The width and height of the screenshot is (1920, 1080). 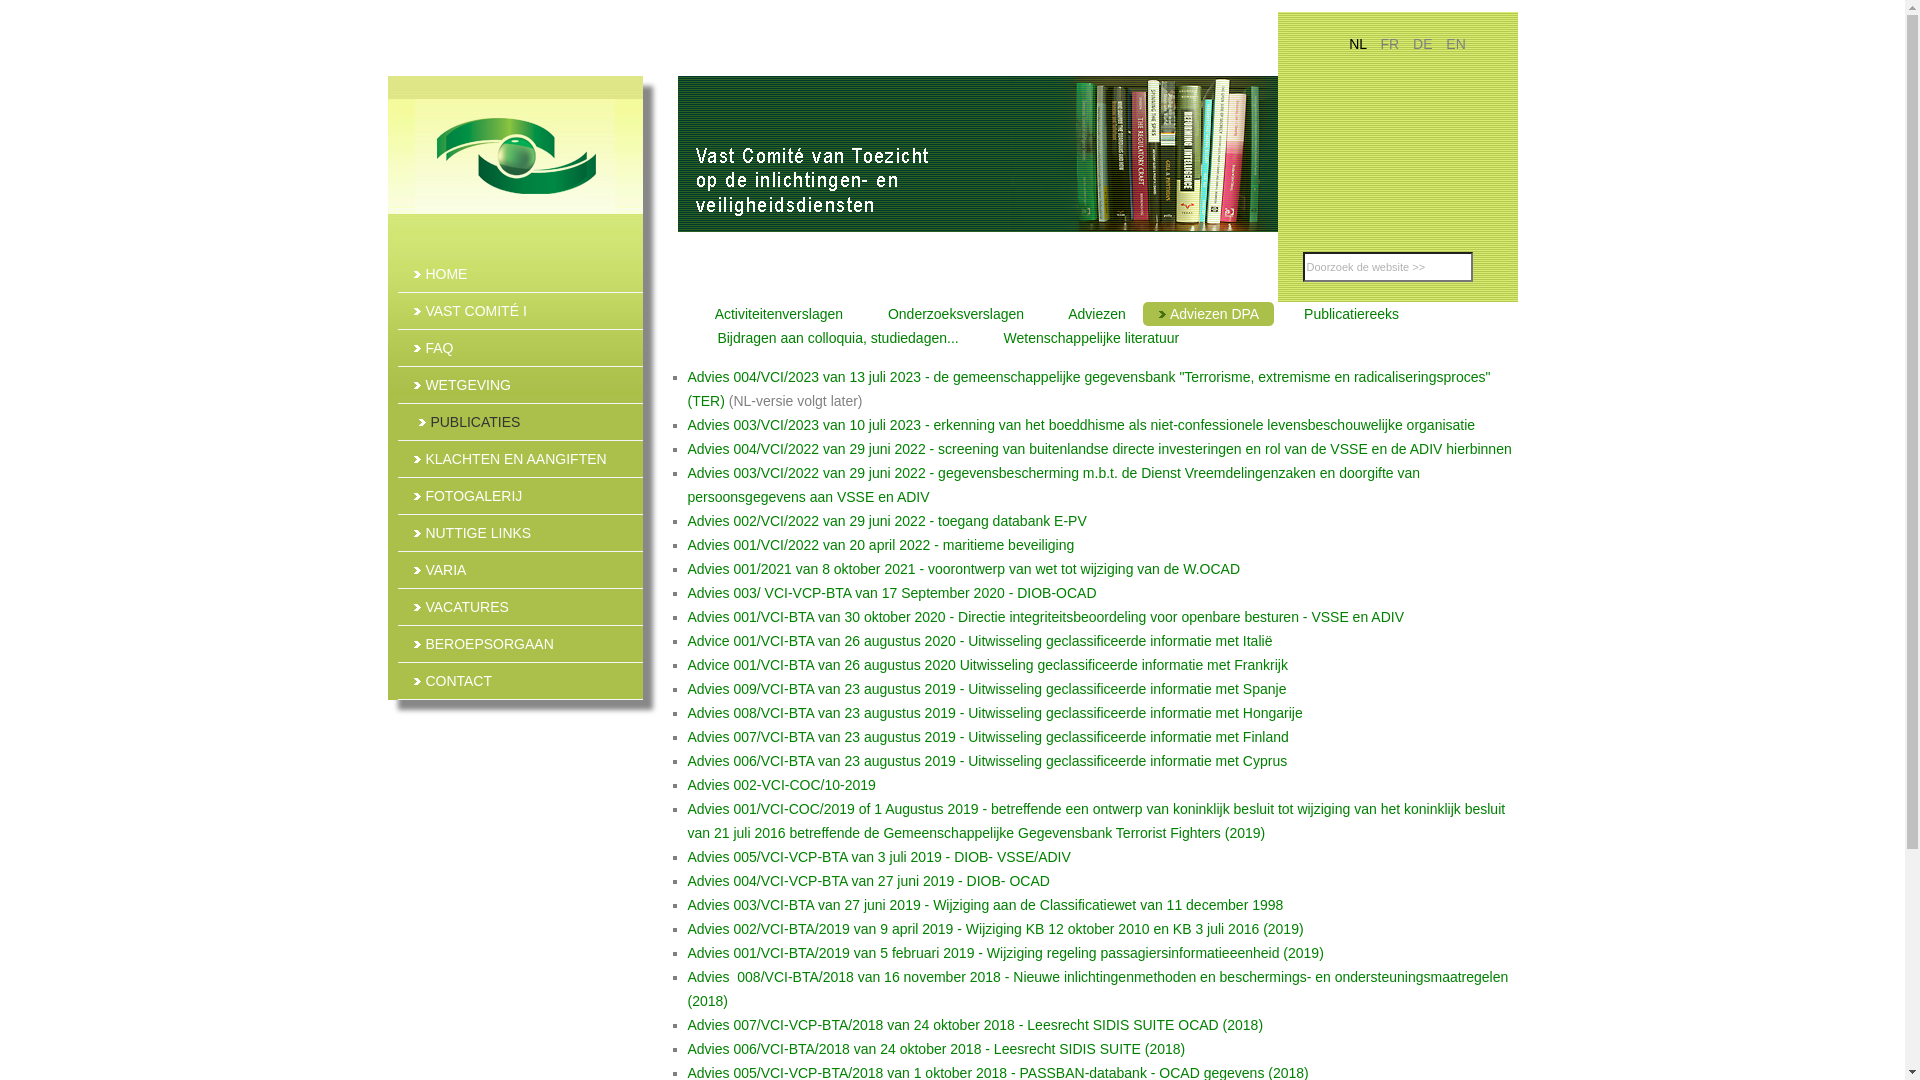 What do you see at coordinates (1089, 313) in the screenshot?
I see `'Adviezen'` at bounding box center [1089, 313].